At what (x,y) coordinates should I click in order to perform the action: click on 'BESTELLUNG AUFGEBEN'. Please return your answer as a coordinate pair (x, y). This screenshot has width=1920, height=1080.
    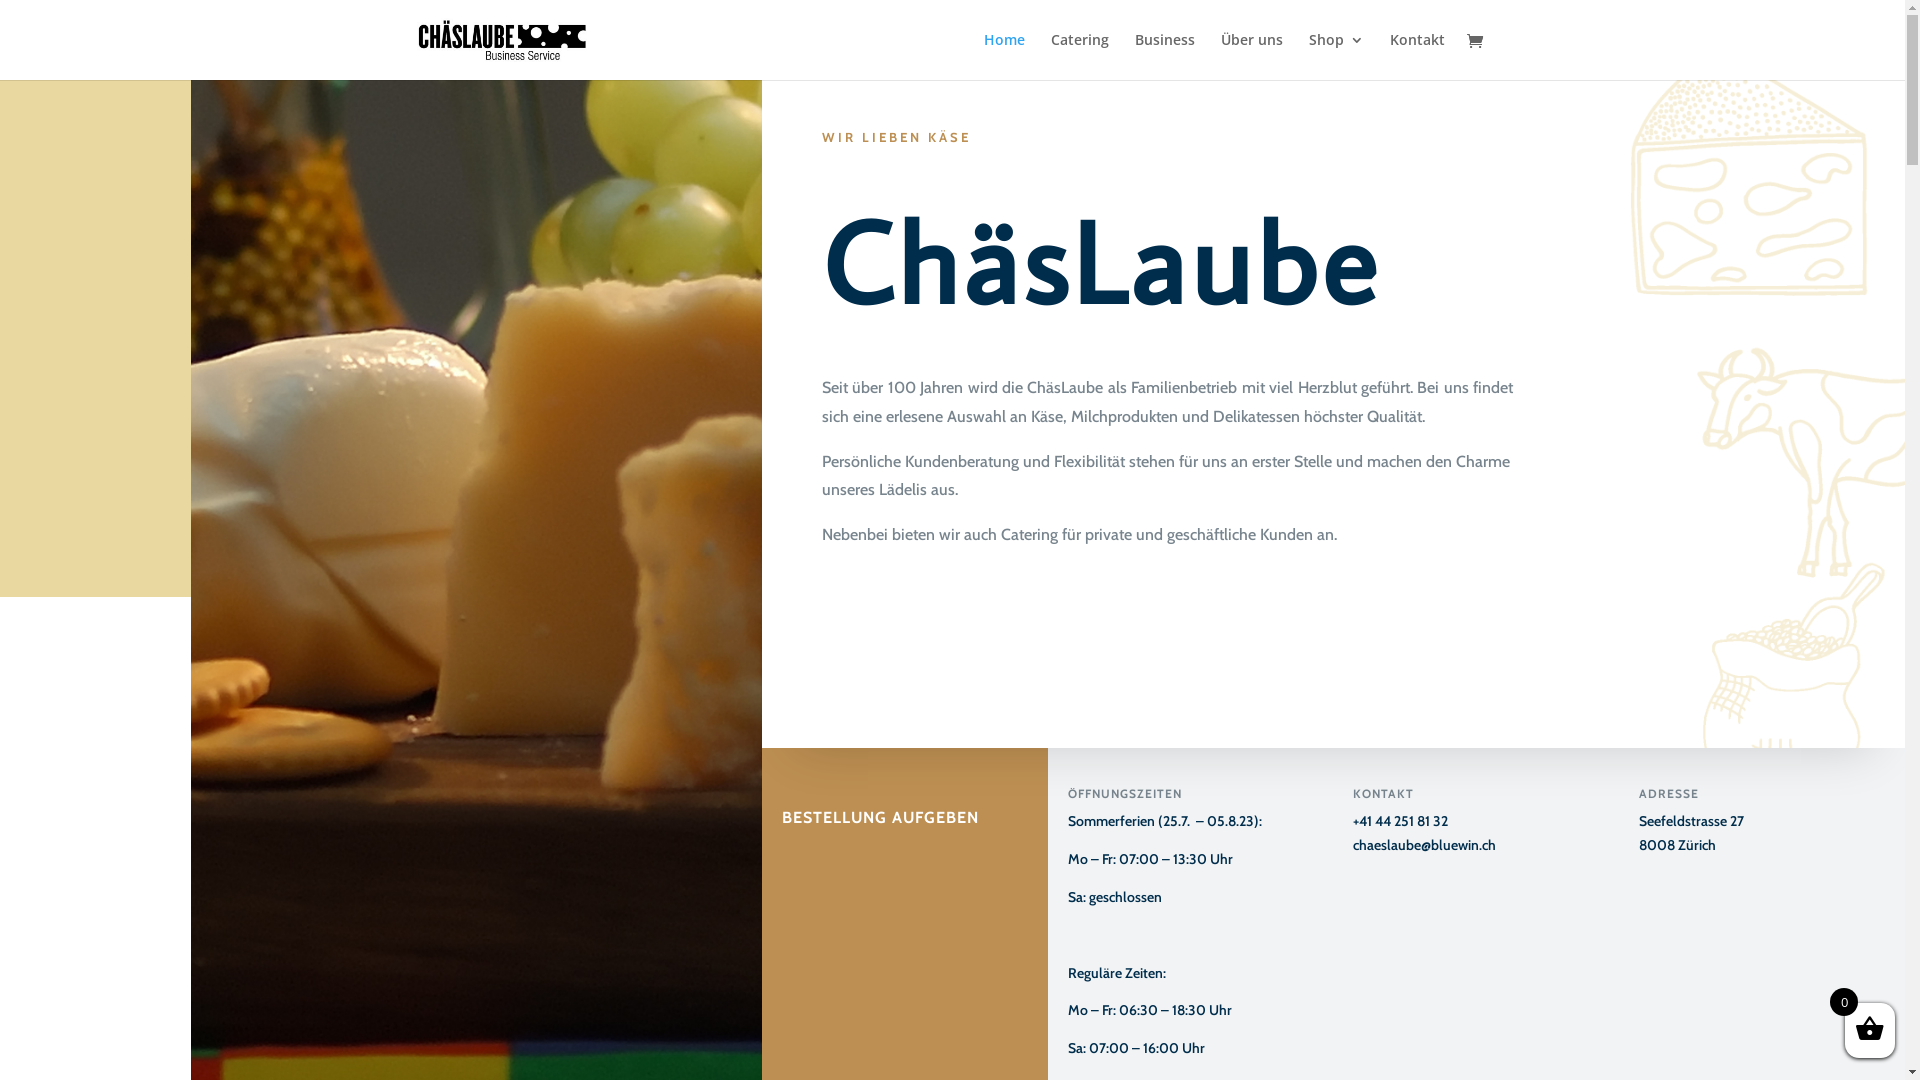
    Looking at the image, I should click on (880, 790).